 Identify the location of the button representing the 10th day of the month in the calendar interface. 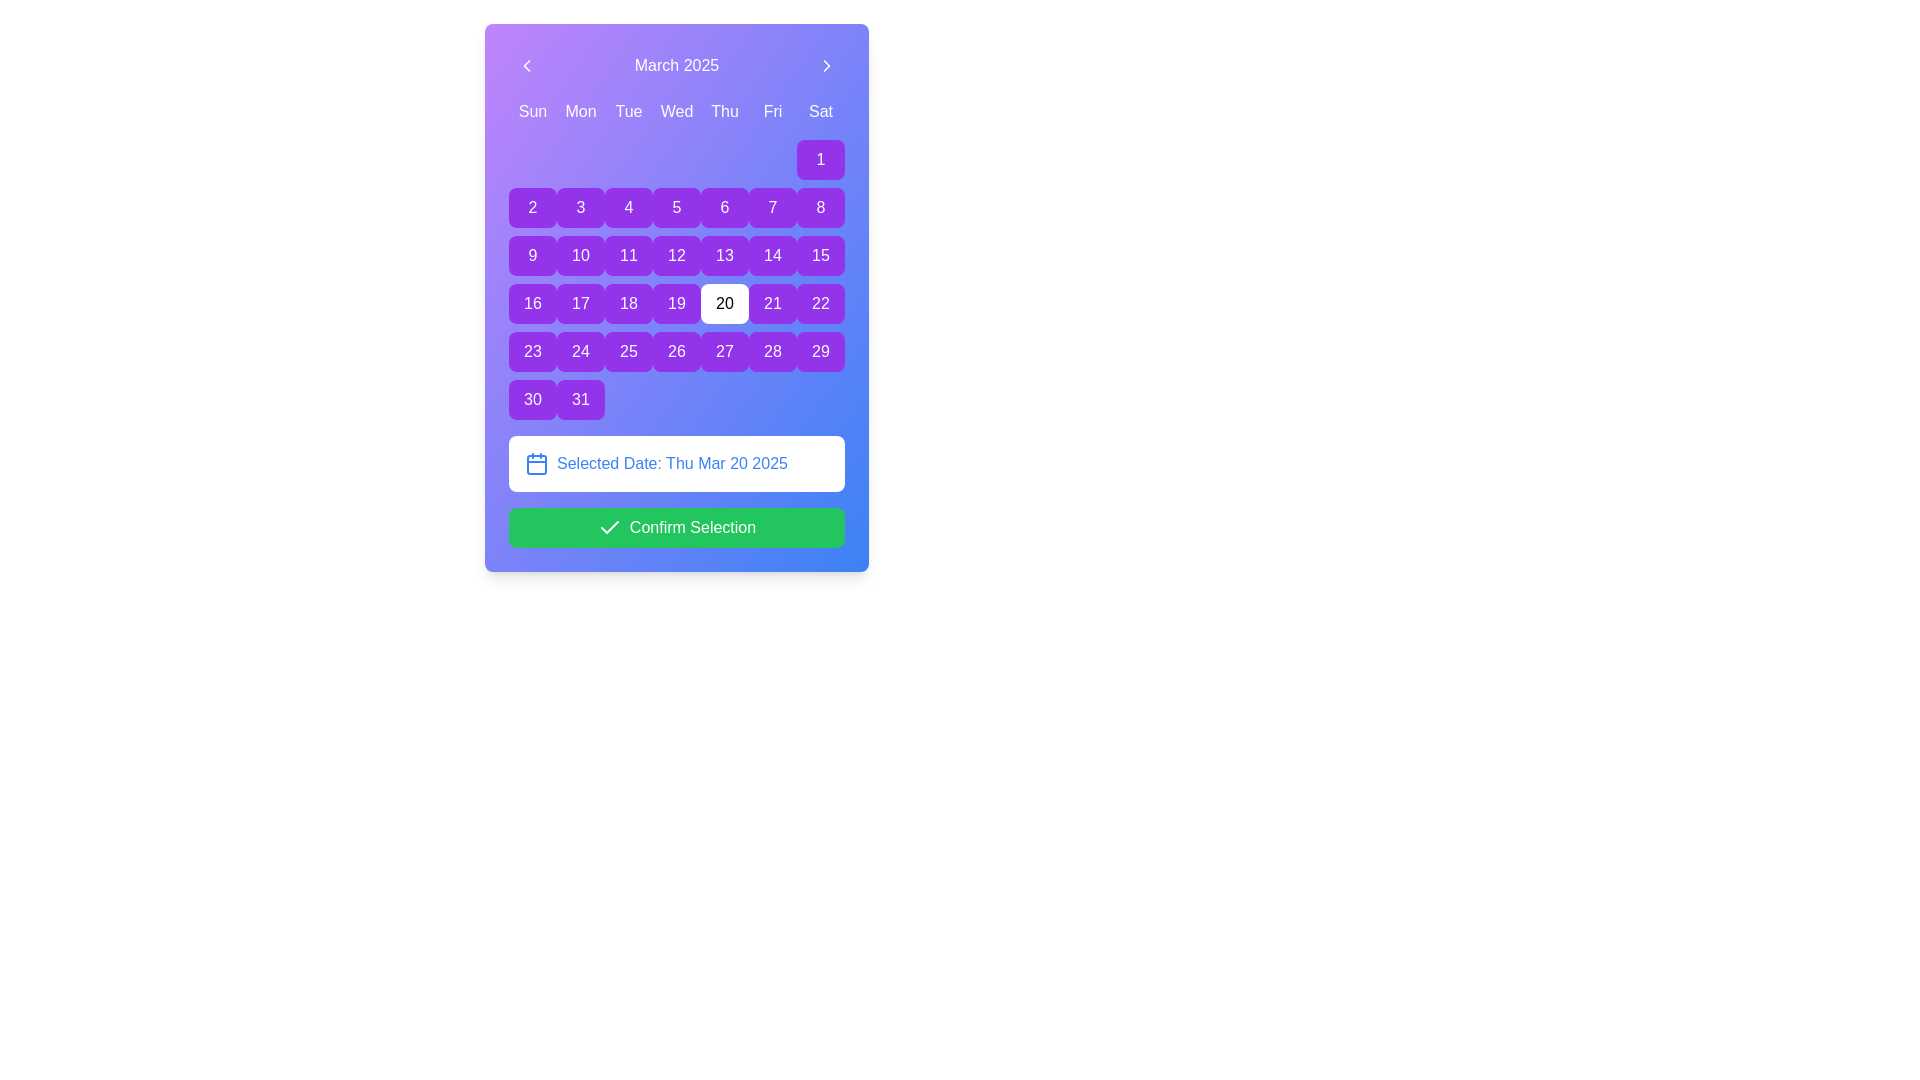
(579, 254).